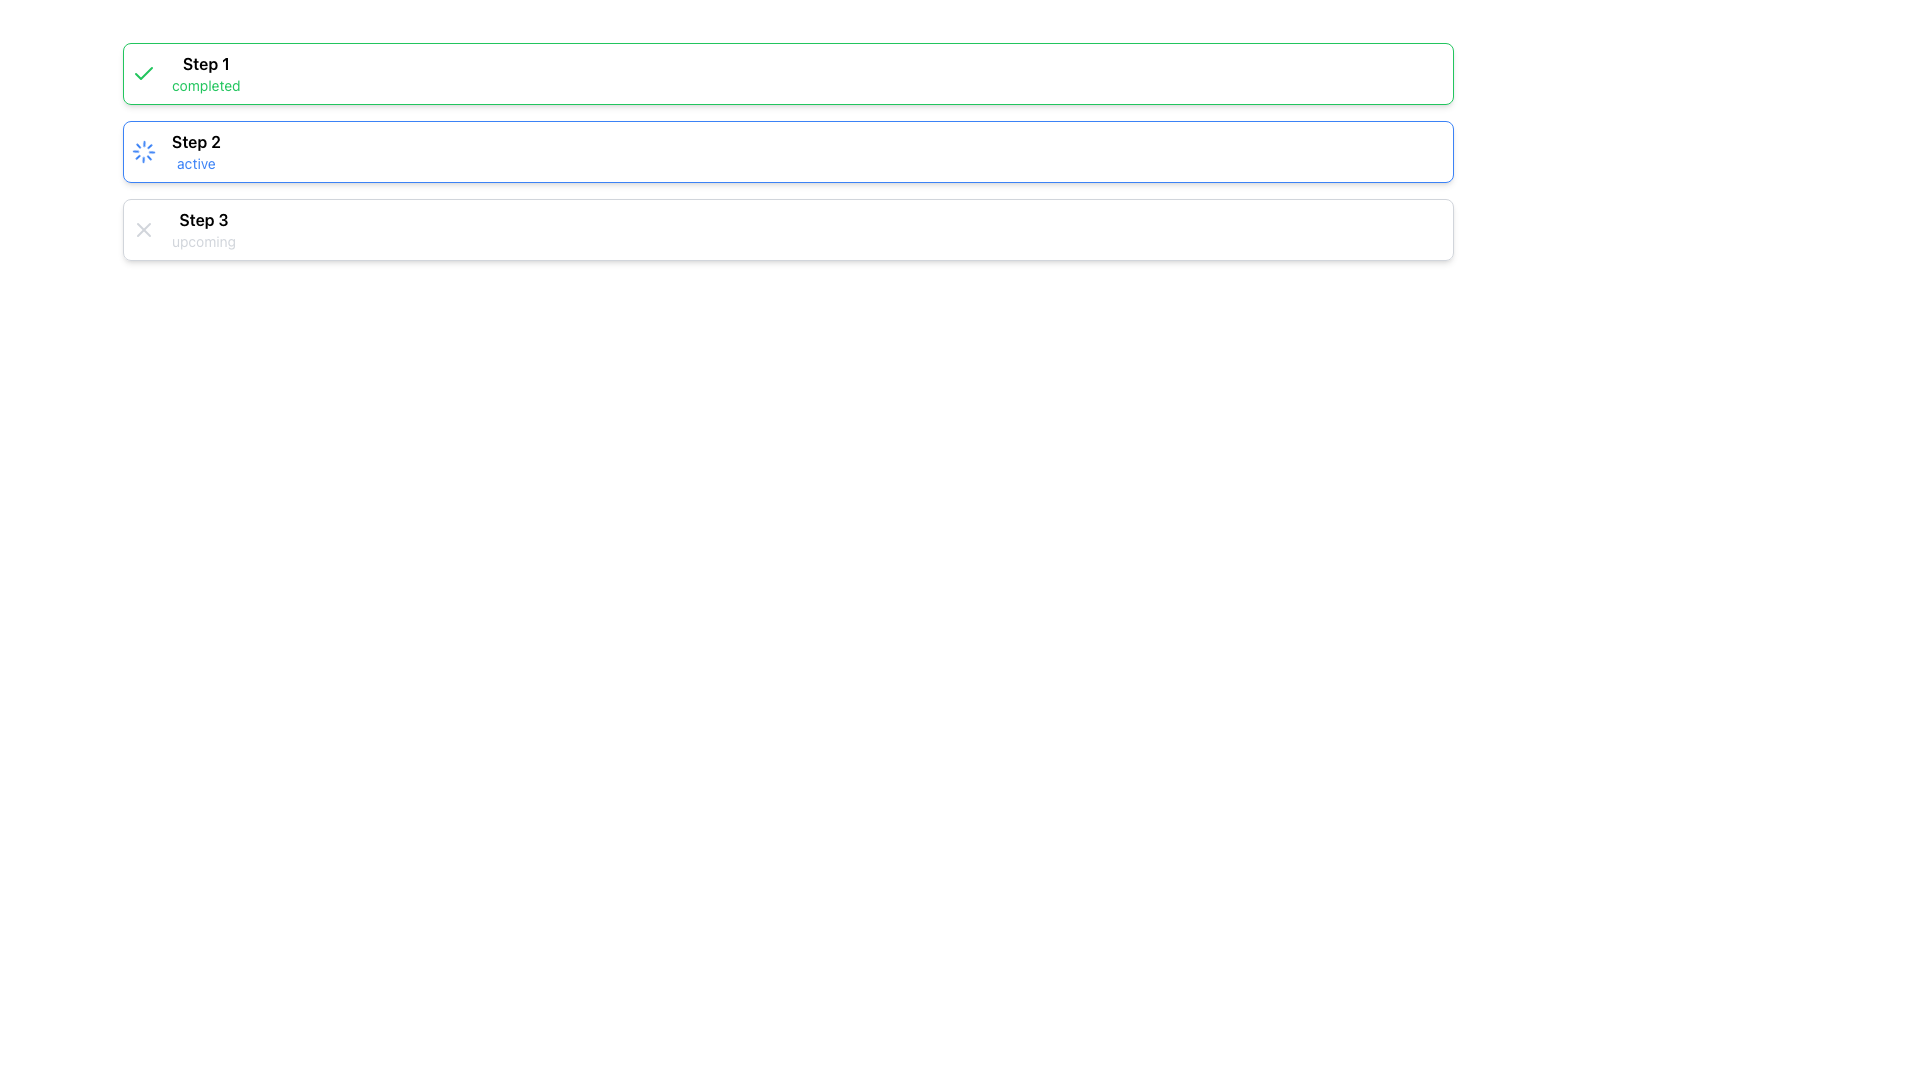  I want to click on the 'Step 2' text-based display component indicating the current step in a multi-step process, so click(196, 150).